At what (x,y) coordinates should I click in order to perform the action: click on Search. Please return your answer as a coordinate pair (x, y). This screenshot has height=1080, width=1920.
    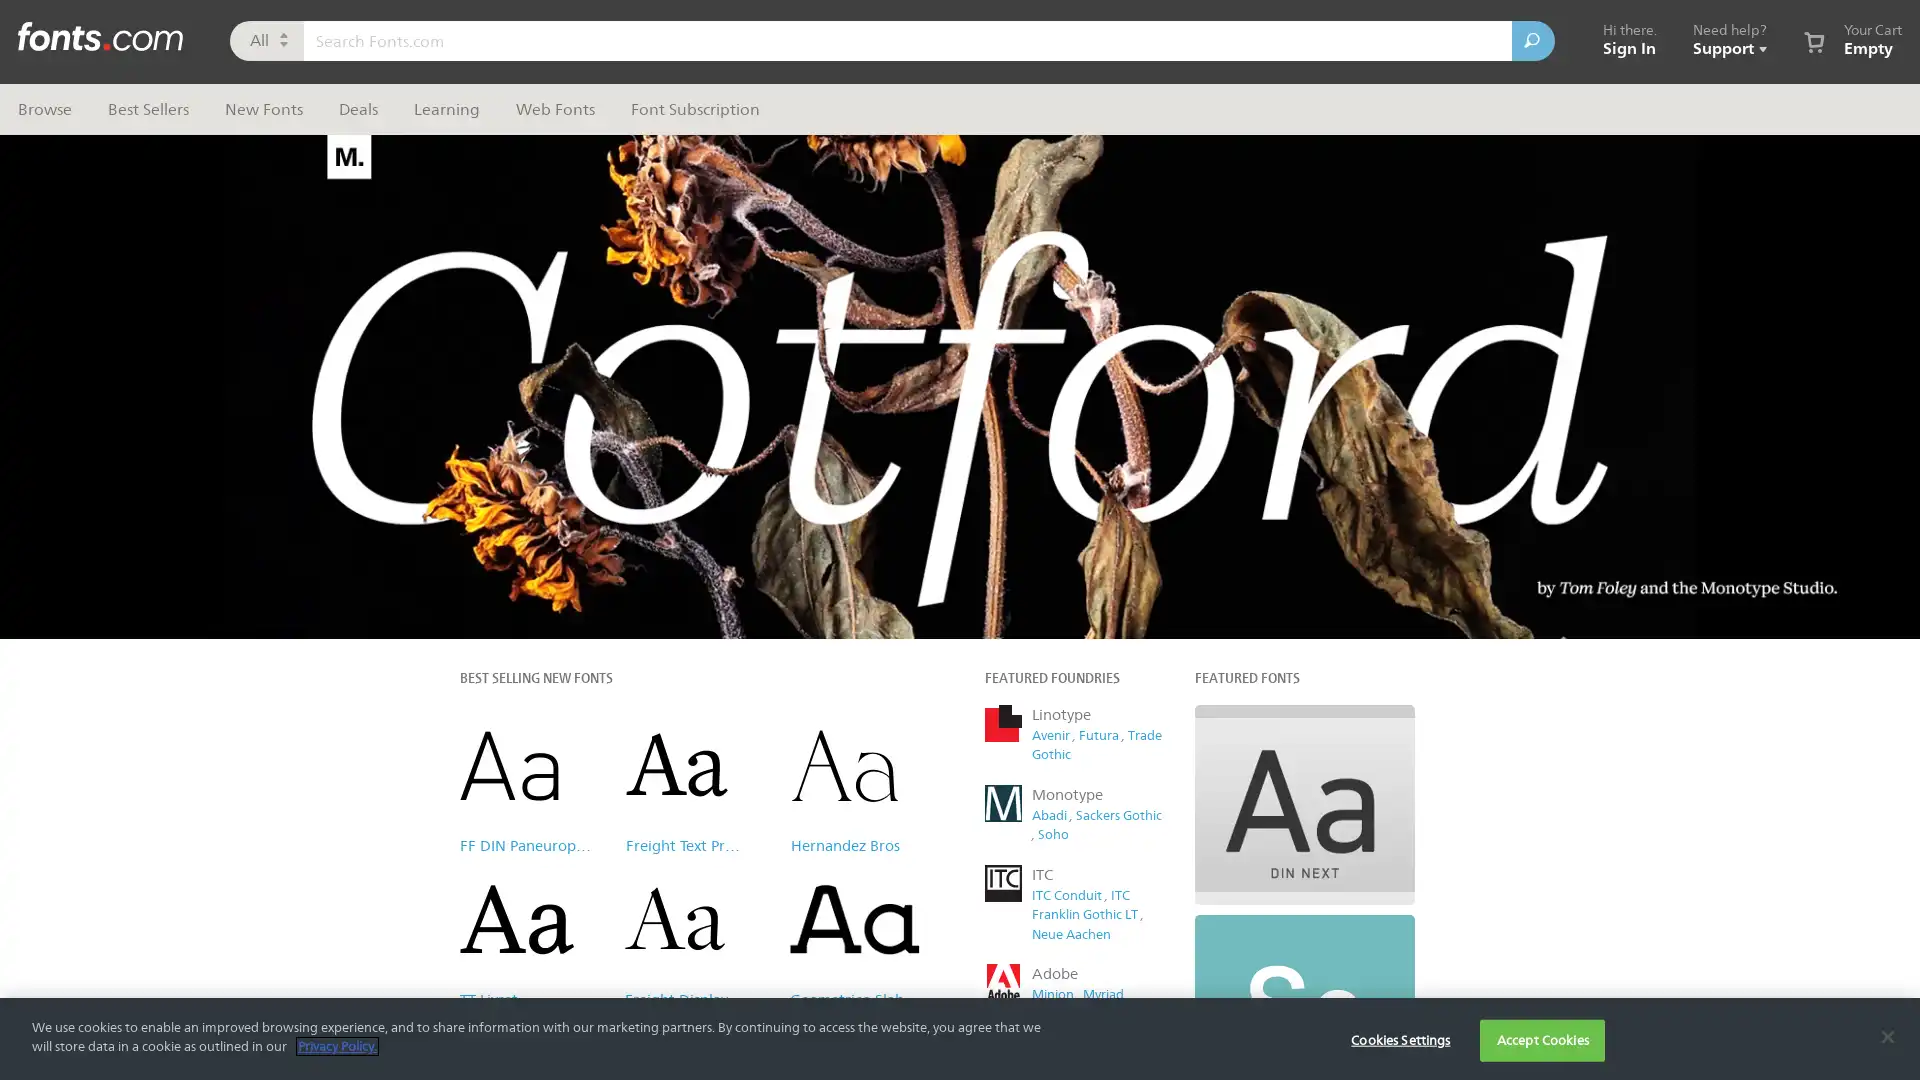
    Looking at the image, I should click on (1532, 41).